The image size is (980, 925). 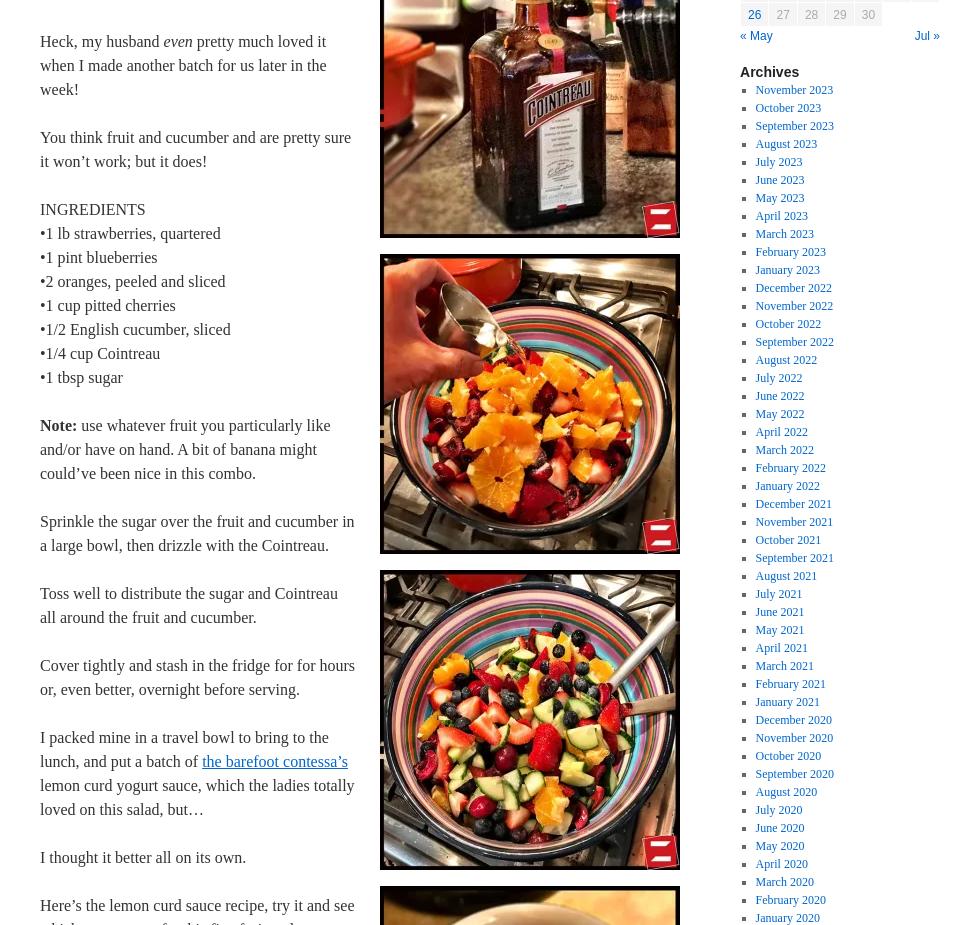 I want to click on '27', so click(x=782, y=13).